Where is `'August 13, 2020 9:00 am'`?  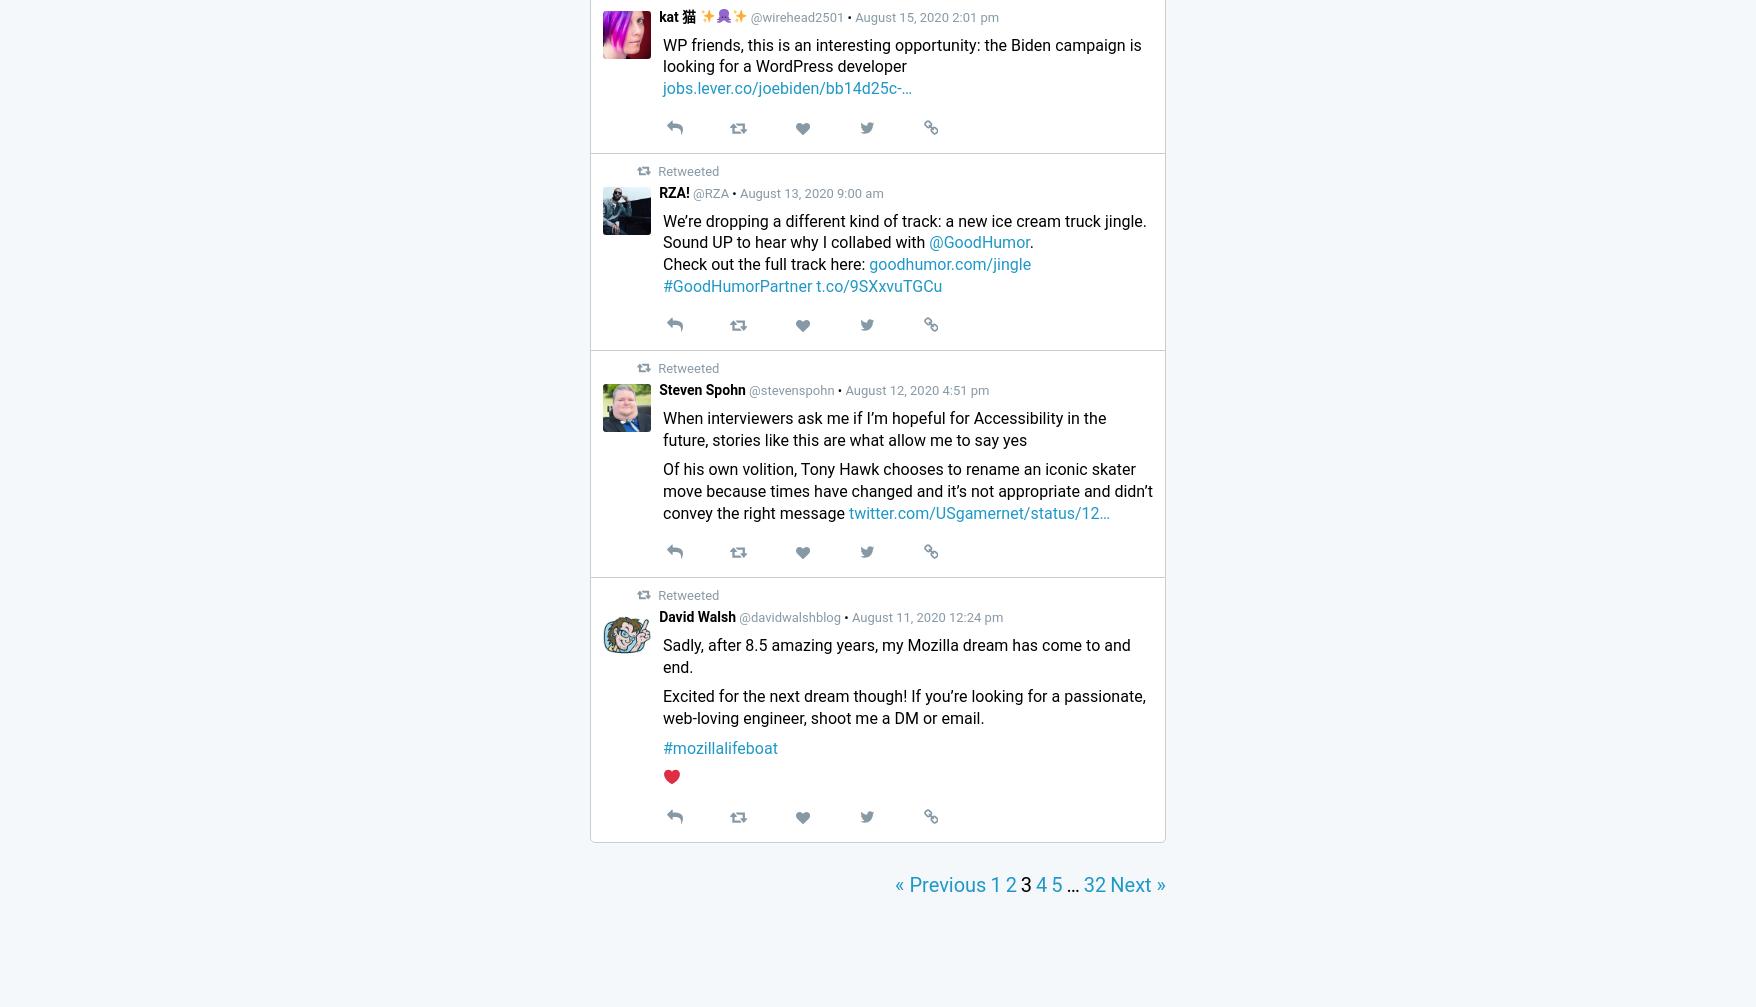
'August 13, 2020 9:00 am' is located at coordinates (809, 192).